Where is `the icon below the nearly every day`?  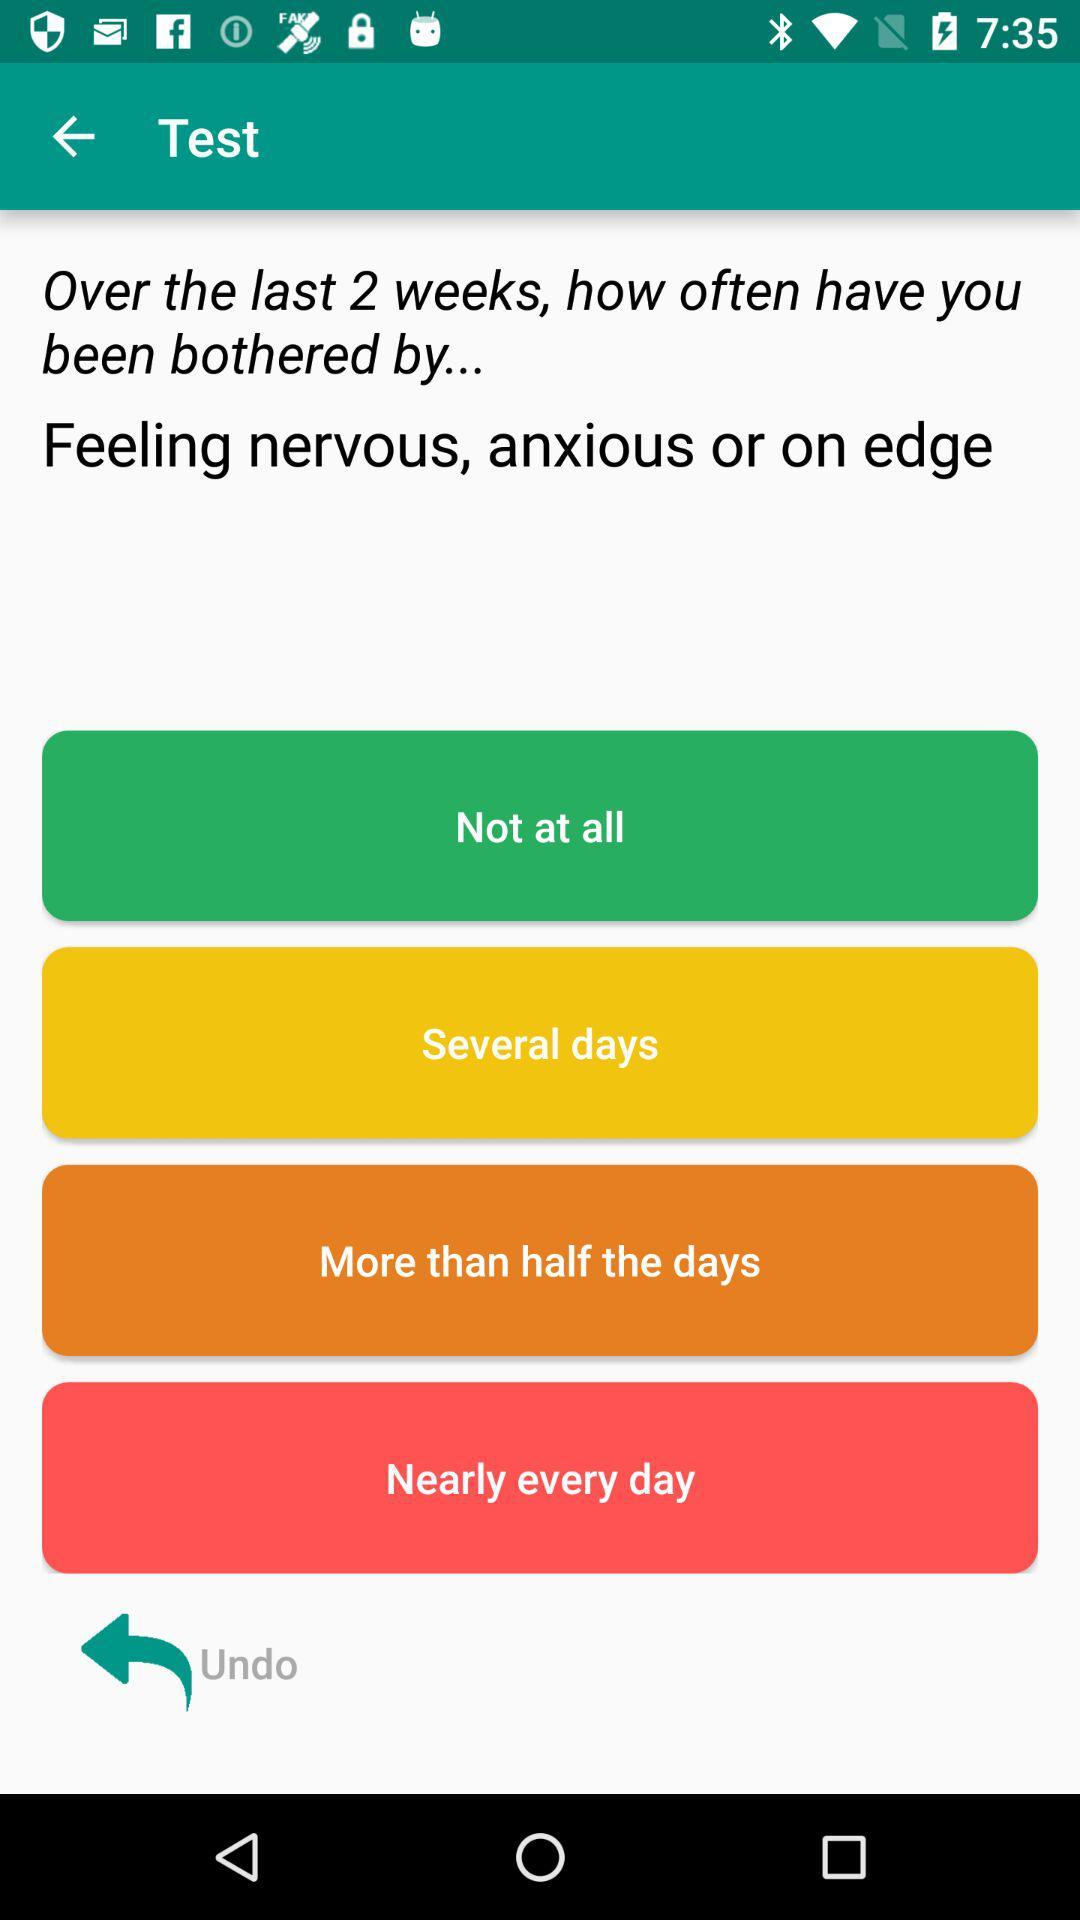
the icon below the nearly every day is located at coordinates (185, 1662).